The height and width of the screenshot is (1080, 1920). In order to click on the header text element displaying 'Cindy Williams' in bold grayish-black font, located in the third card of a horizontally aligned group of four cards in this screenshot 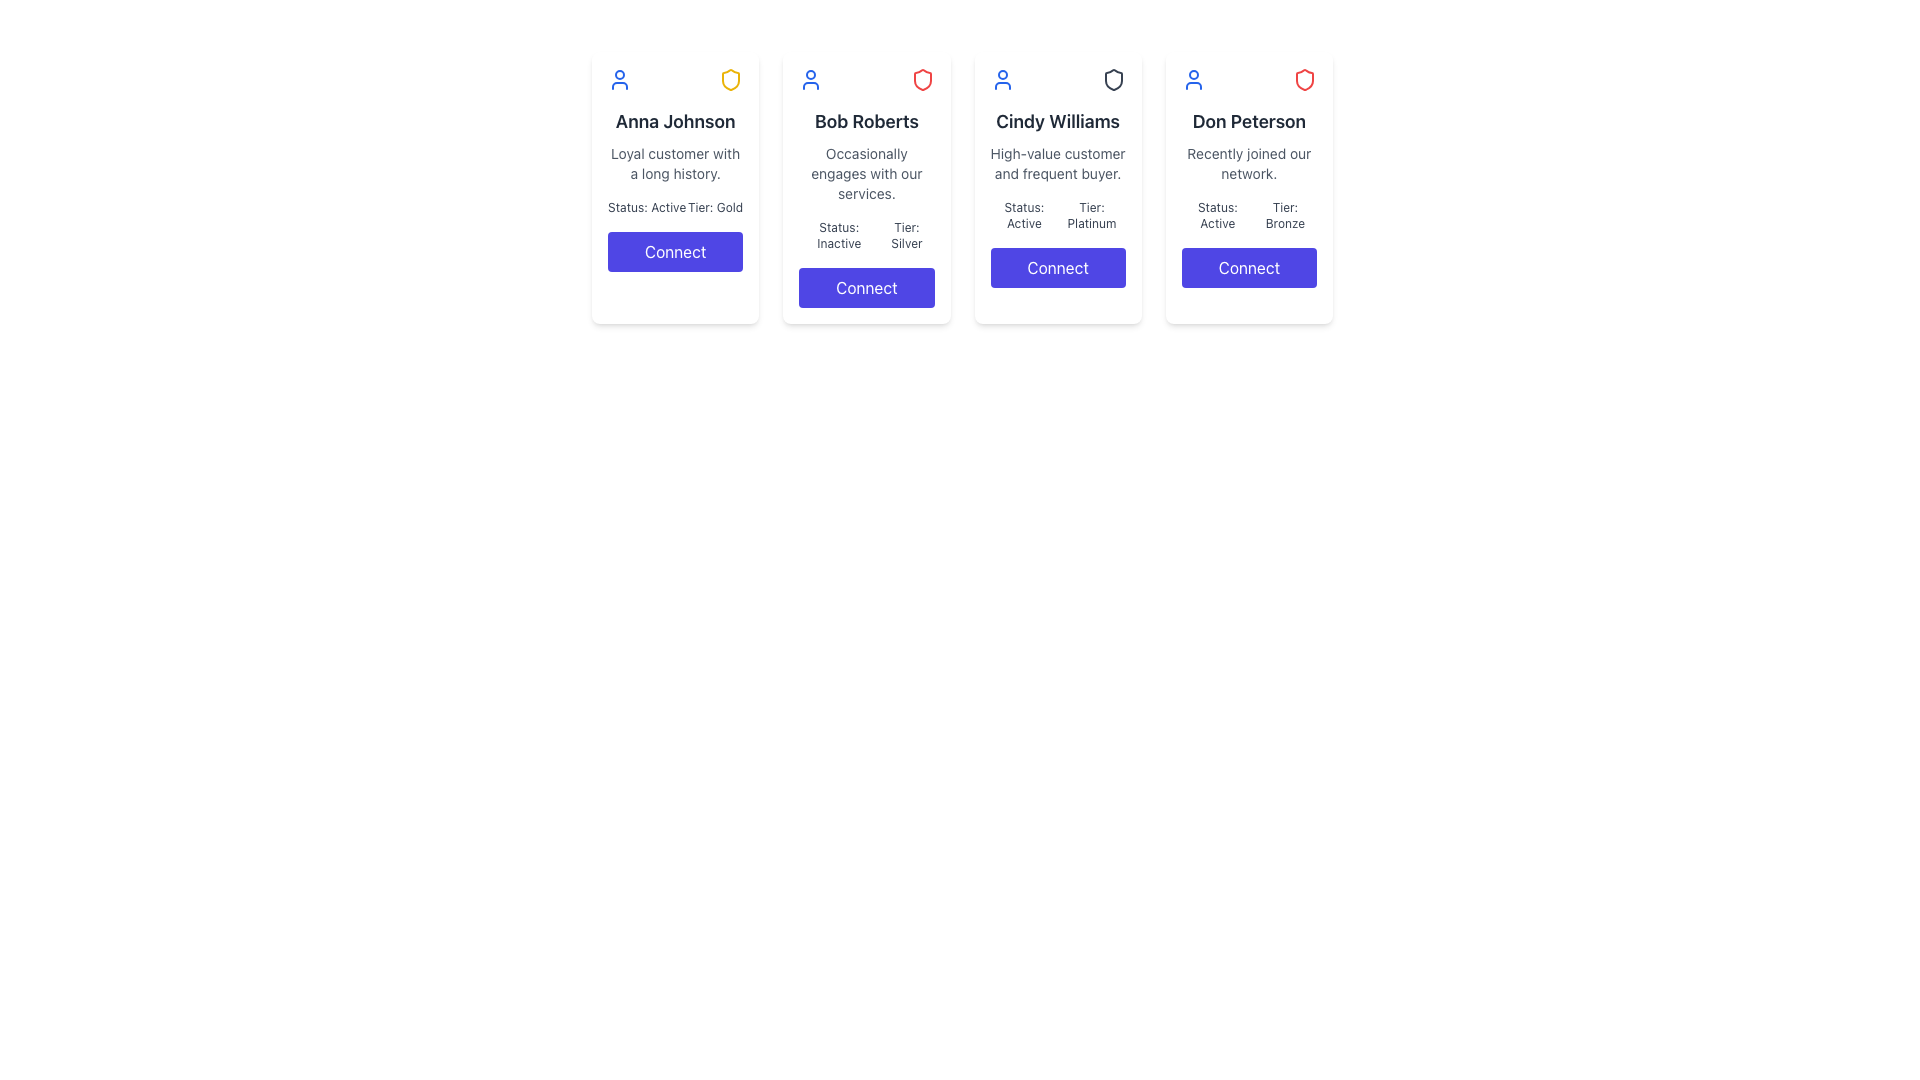, I will do `click(1057, 122)`.